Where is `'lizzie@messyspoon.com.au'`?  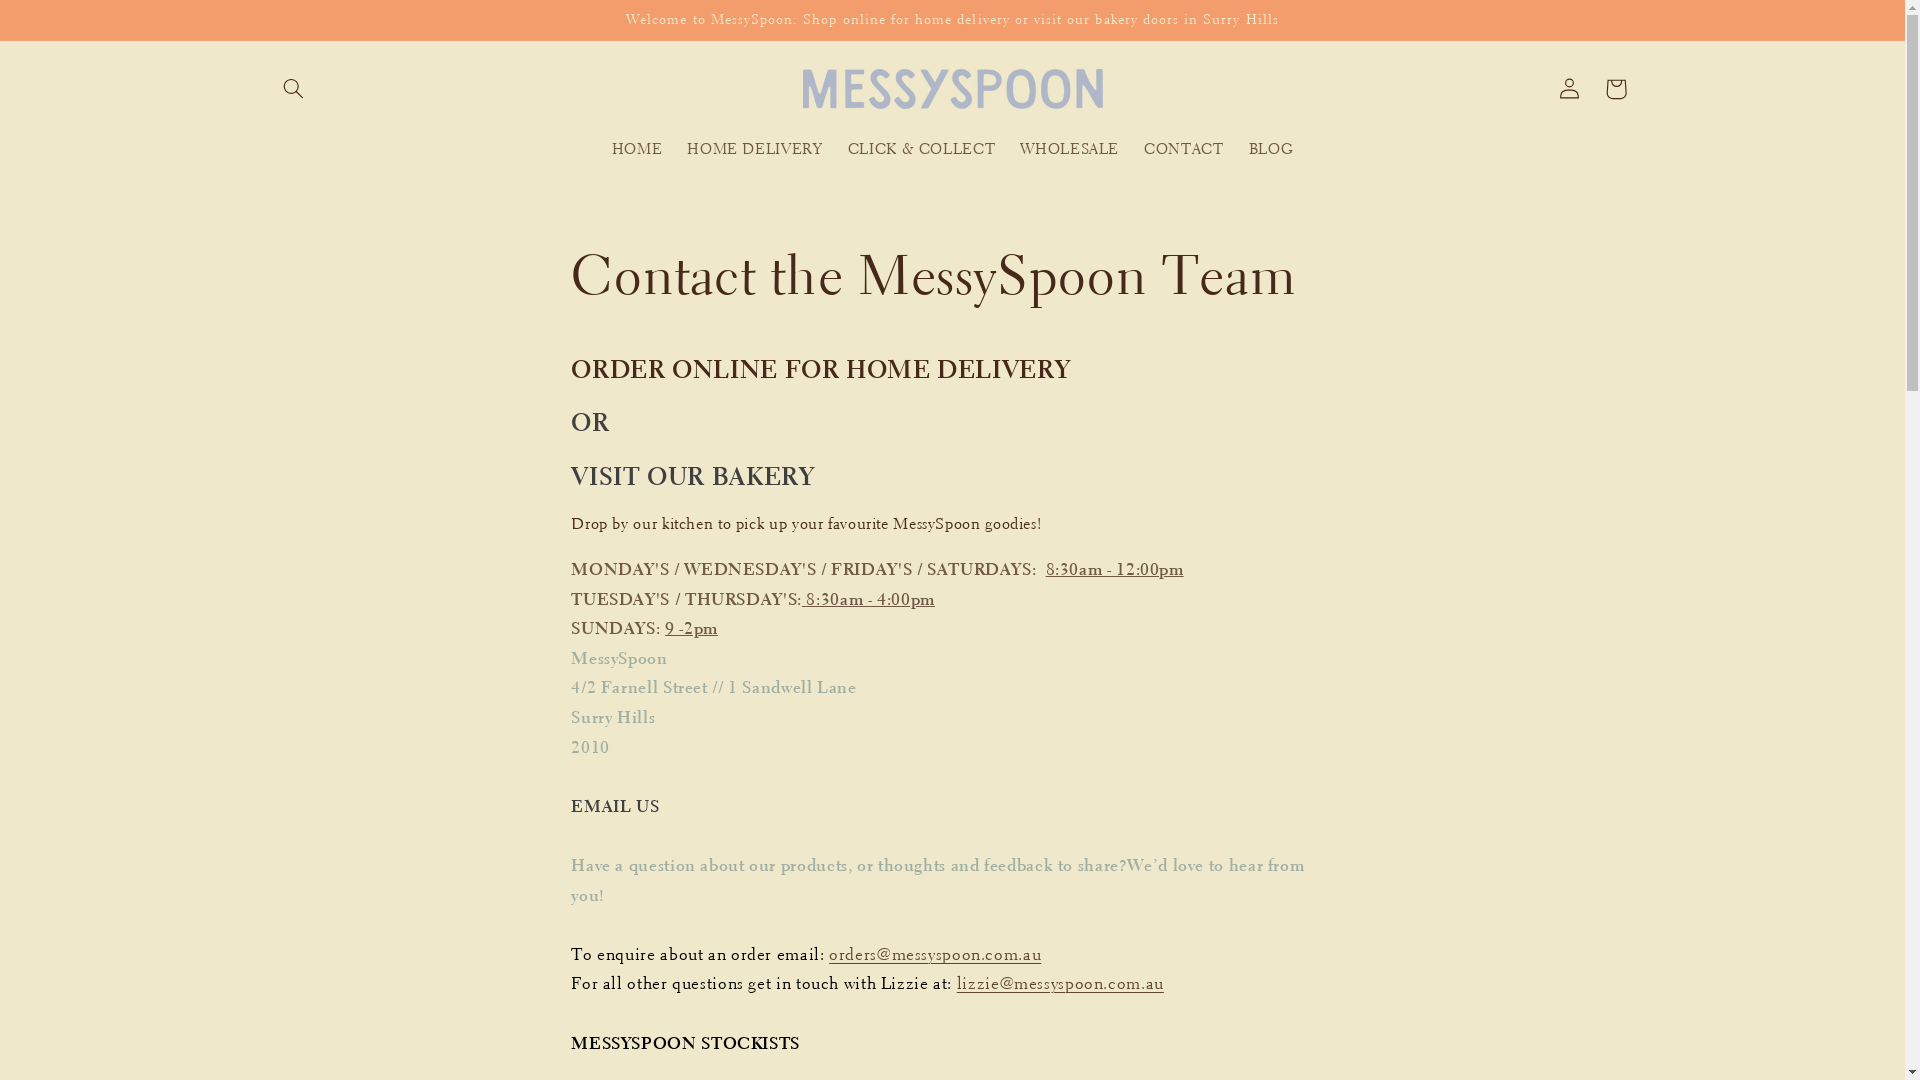 'lizzie@messyspoon.com.au' is located at coordinates (1059, 982).